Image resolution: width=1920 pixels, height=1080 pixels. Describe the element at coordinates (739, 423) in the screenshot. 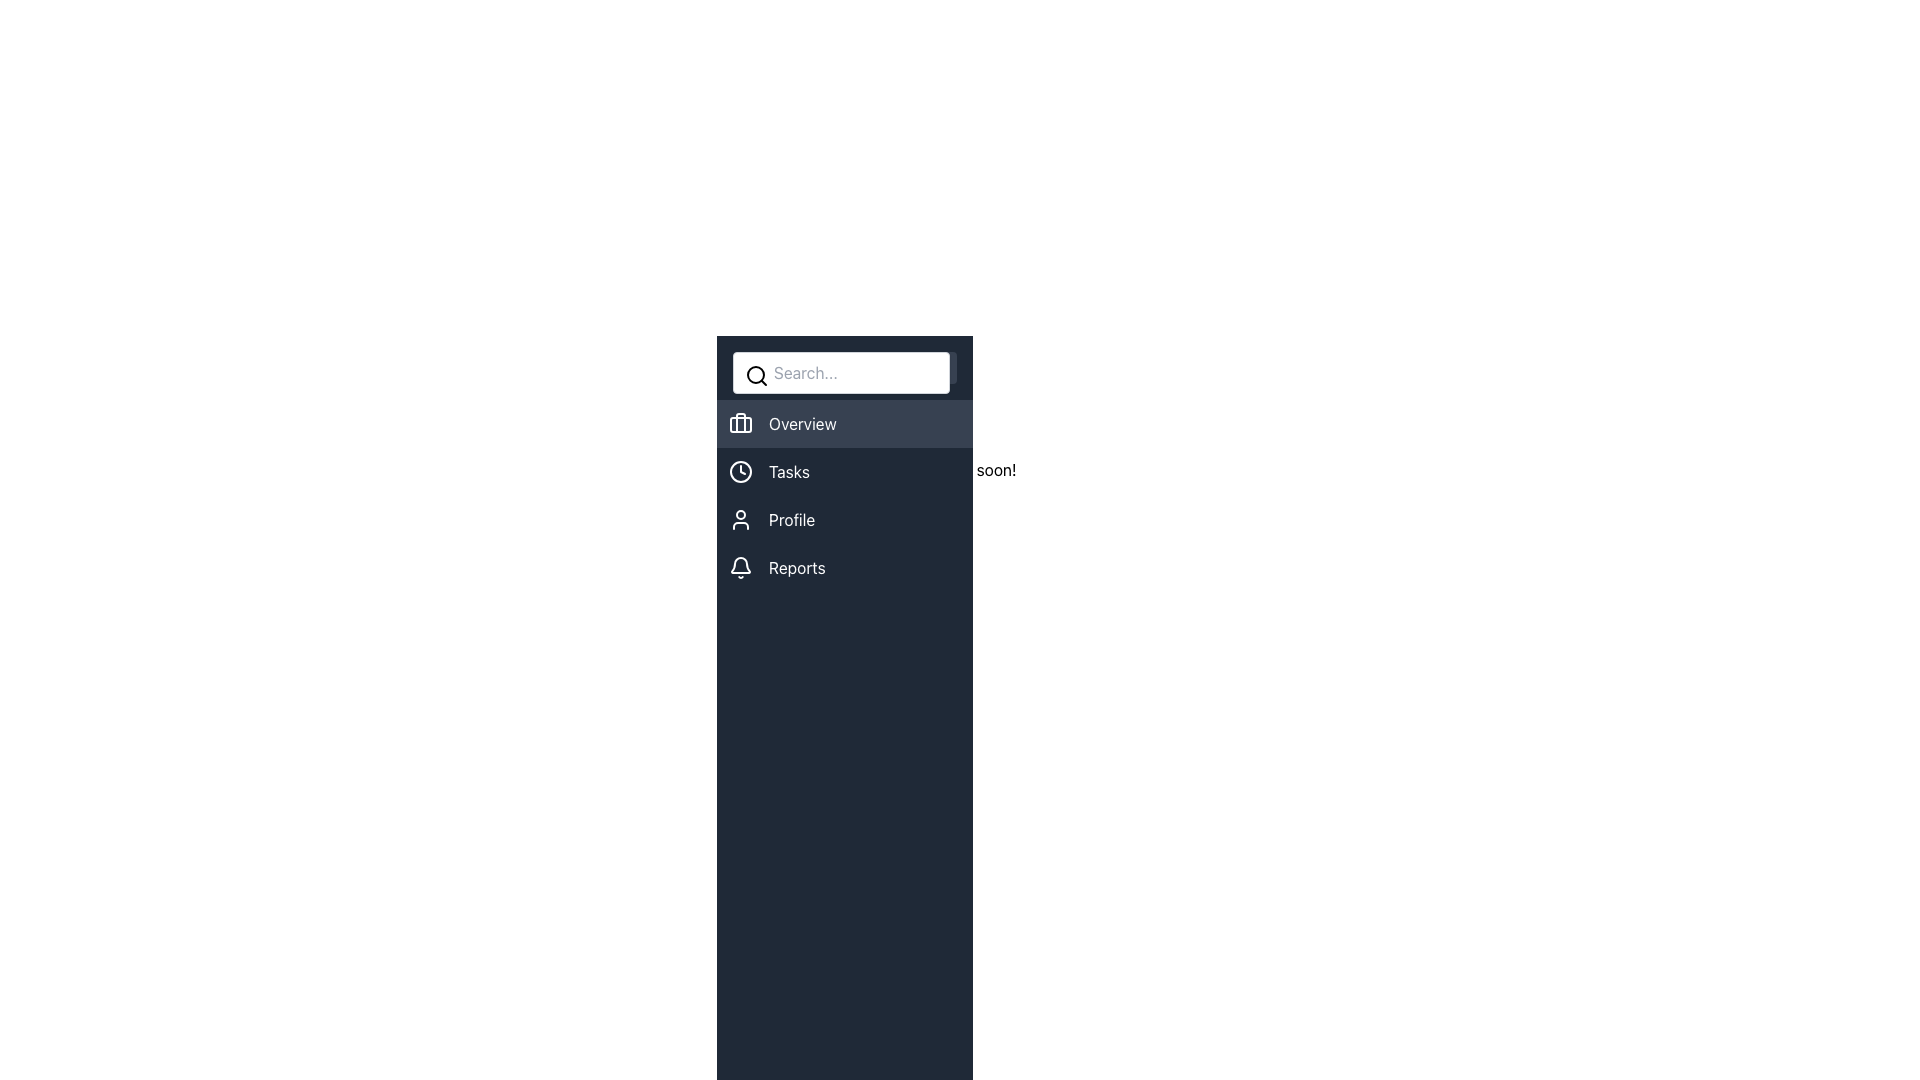

I see `the vector graphic element (rectangle) that is part of the briefcase icon located next to the 'Overview' label in the vertical navigation menu` at that location.